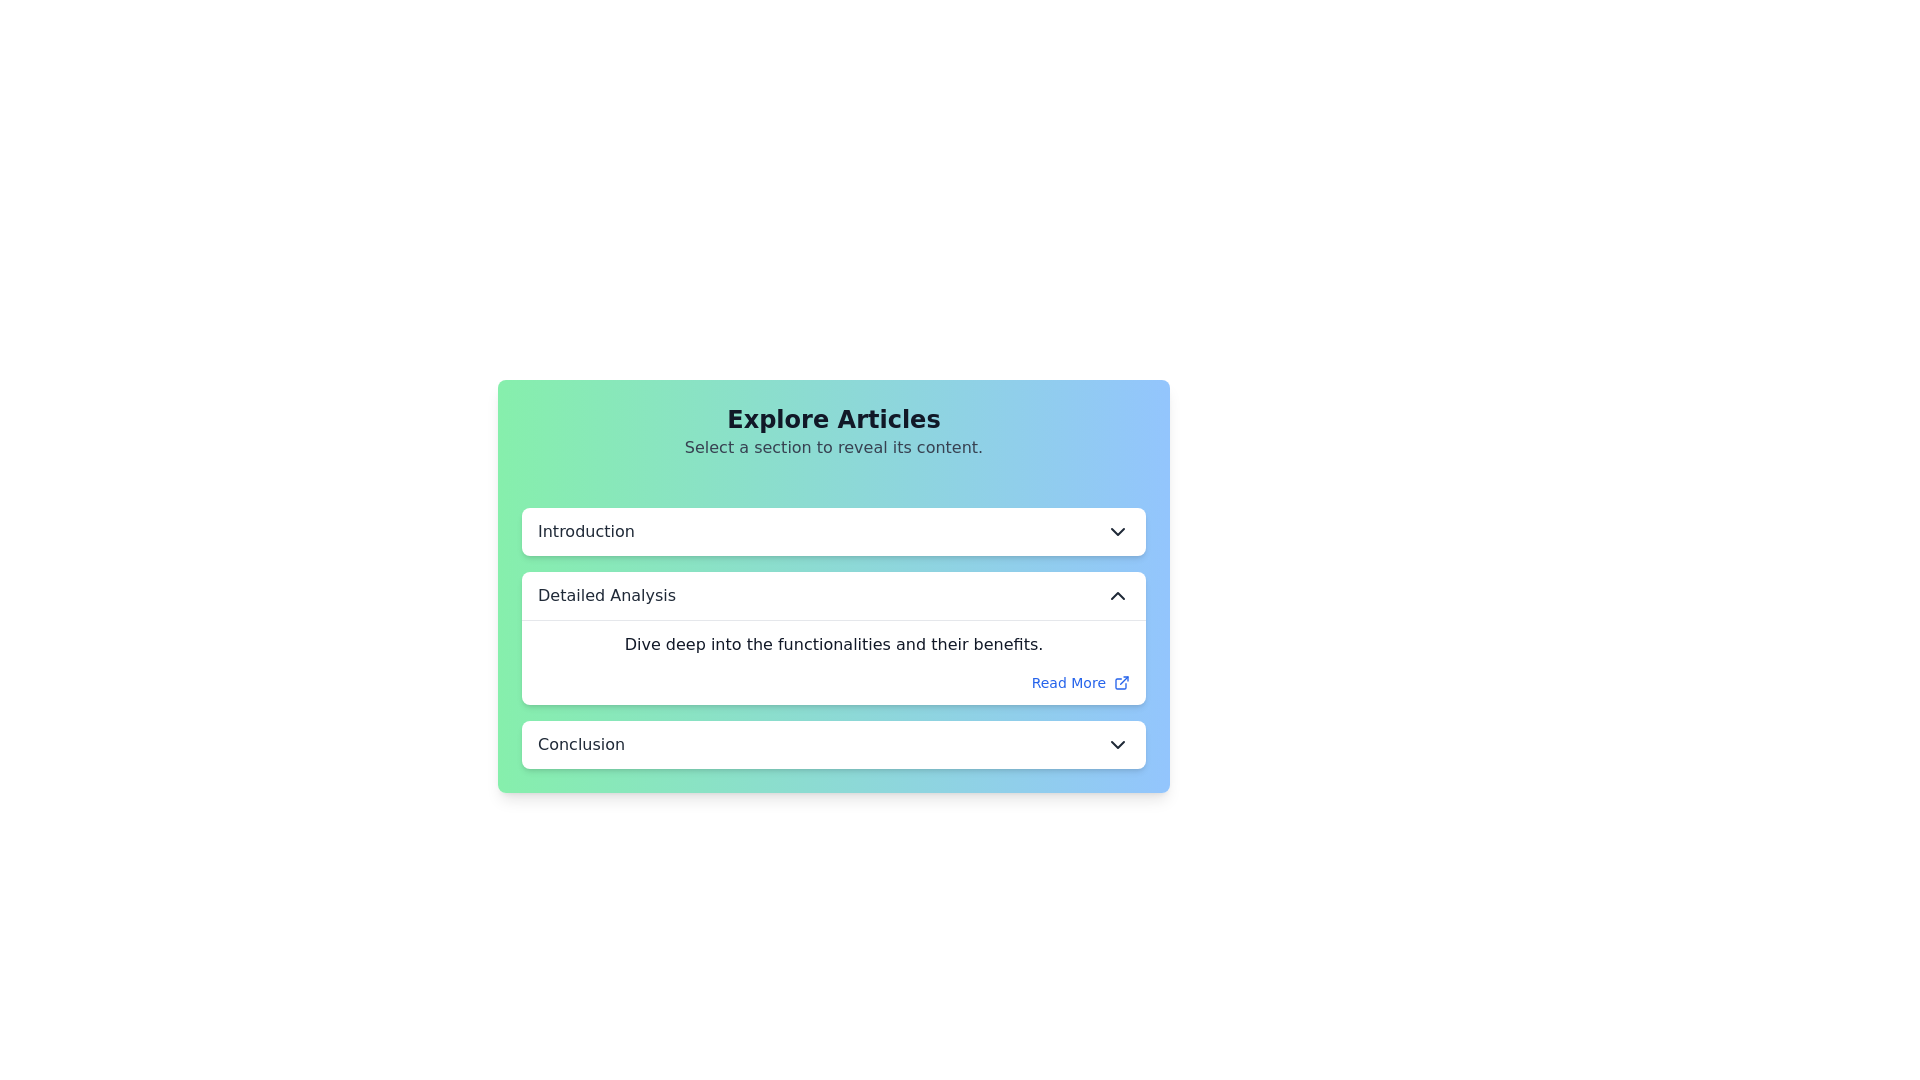 The width and height of the screenshot is (1920, 1080). What do you see at coordinates (1117, 744) in the screenshot?
I see `the downward-pointing chevron icon button located at the bottom-right corner of the 'Conclusion' section` at bounding box center [1117, 744].